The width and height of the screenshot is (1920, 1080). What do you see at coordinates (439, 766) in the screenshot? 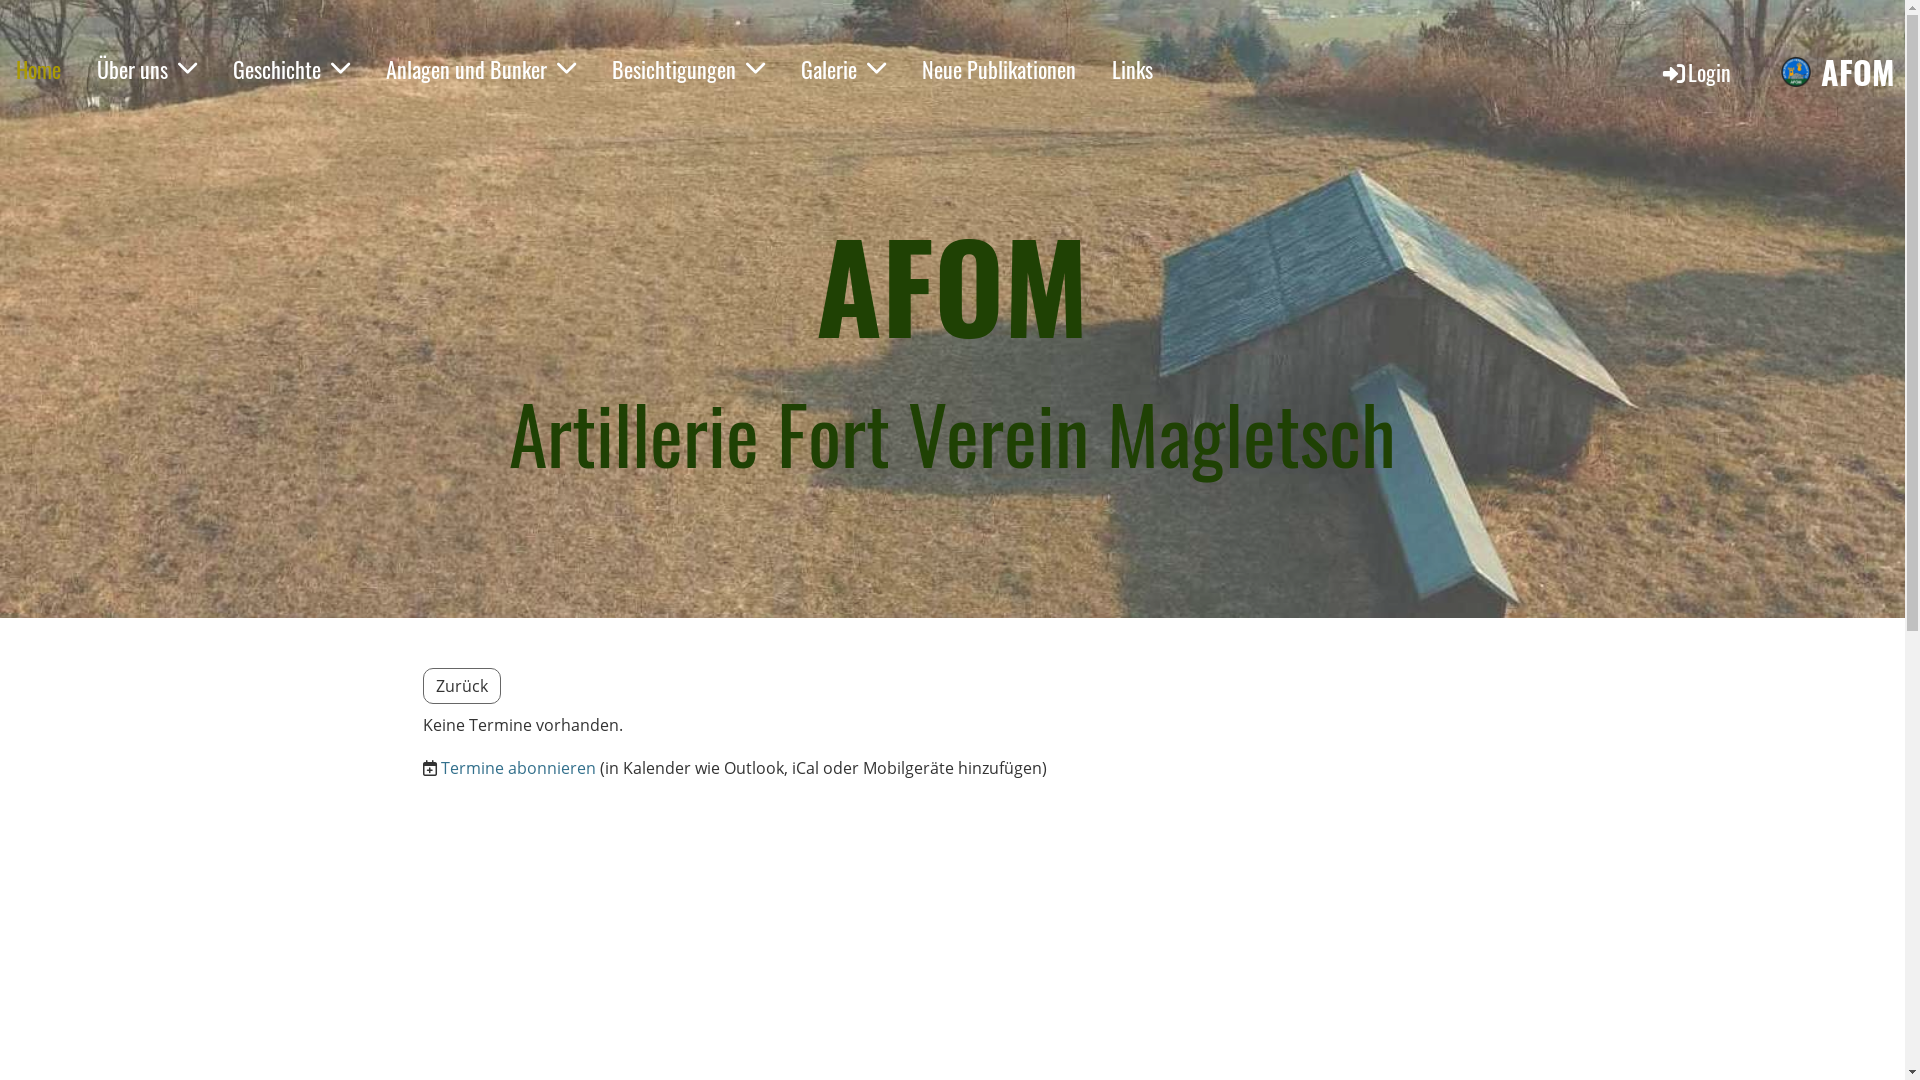
I see `'Termine abonnieren'` at bounding box center [439, 766].